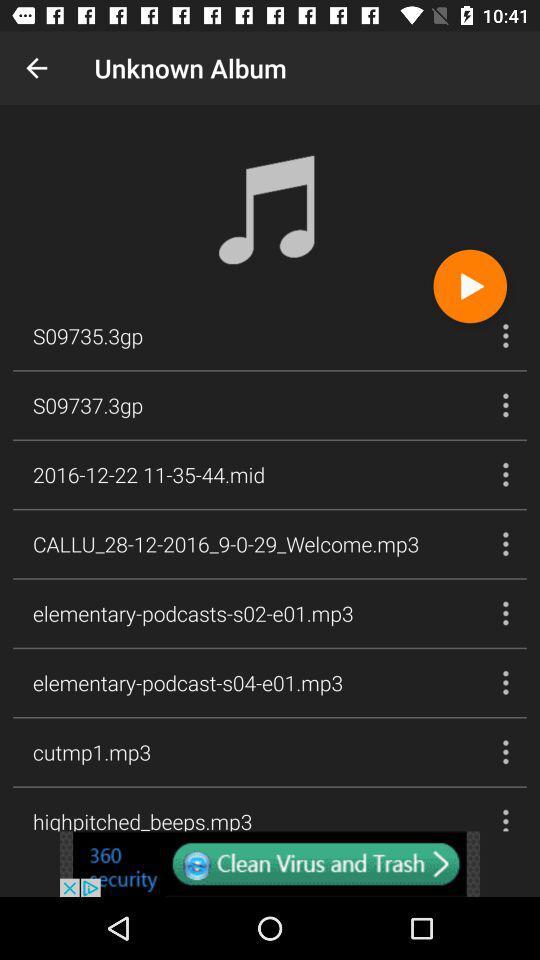 The height and width of the screenshot is (960, 540). What do you see at coordinates (470, 285) in the screenshot?
I see `the playlist` at bounding box center [470, 285].